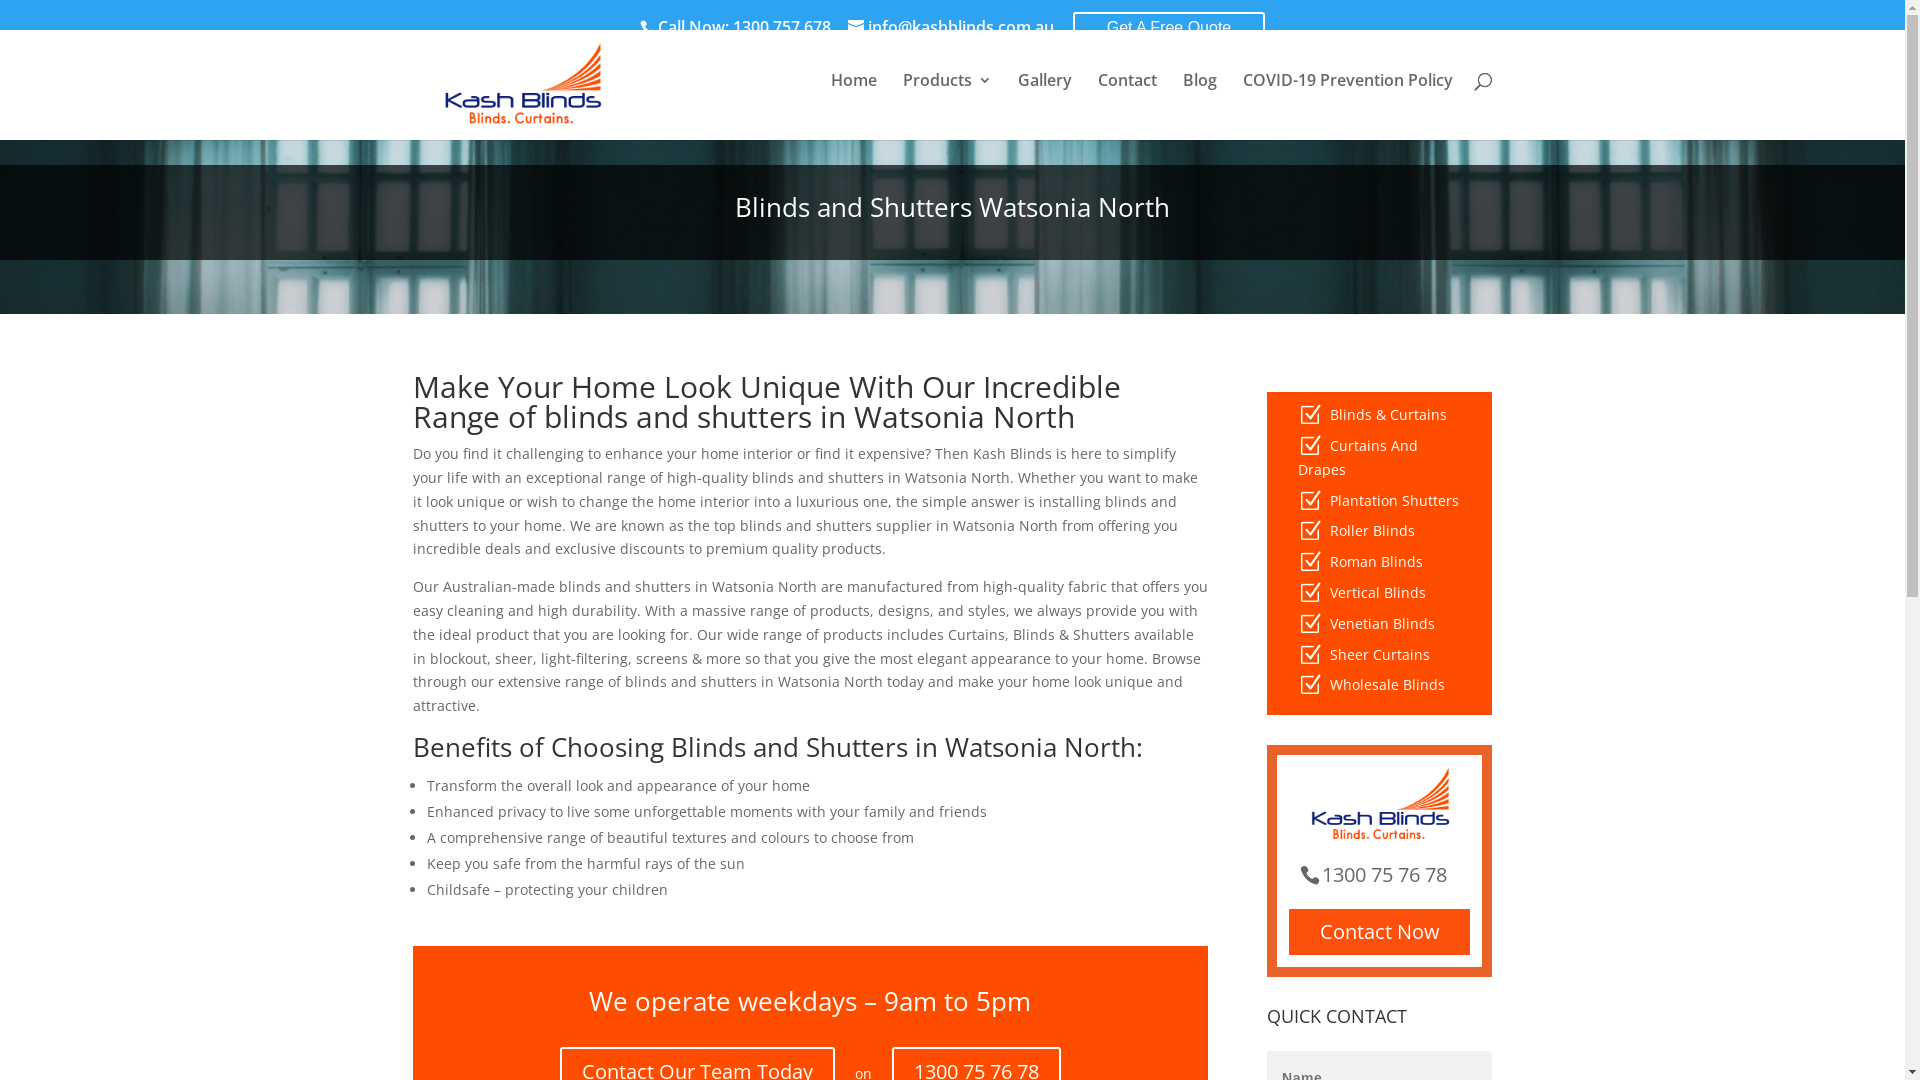 The width and height of the screenshot is (1920, 1080). Describe the element at coordinates (1358, 457) in the screenshot. I see `'Curtains And Drapes'` at that location.